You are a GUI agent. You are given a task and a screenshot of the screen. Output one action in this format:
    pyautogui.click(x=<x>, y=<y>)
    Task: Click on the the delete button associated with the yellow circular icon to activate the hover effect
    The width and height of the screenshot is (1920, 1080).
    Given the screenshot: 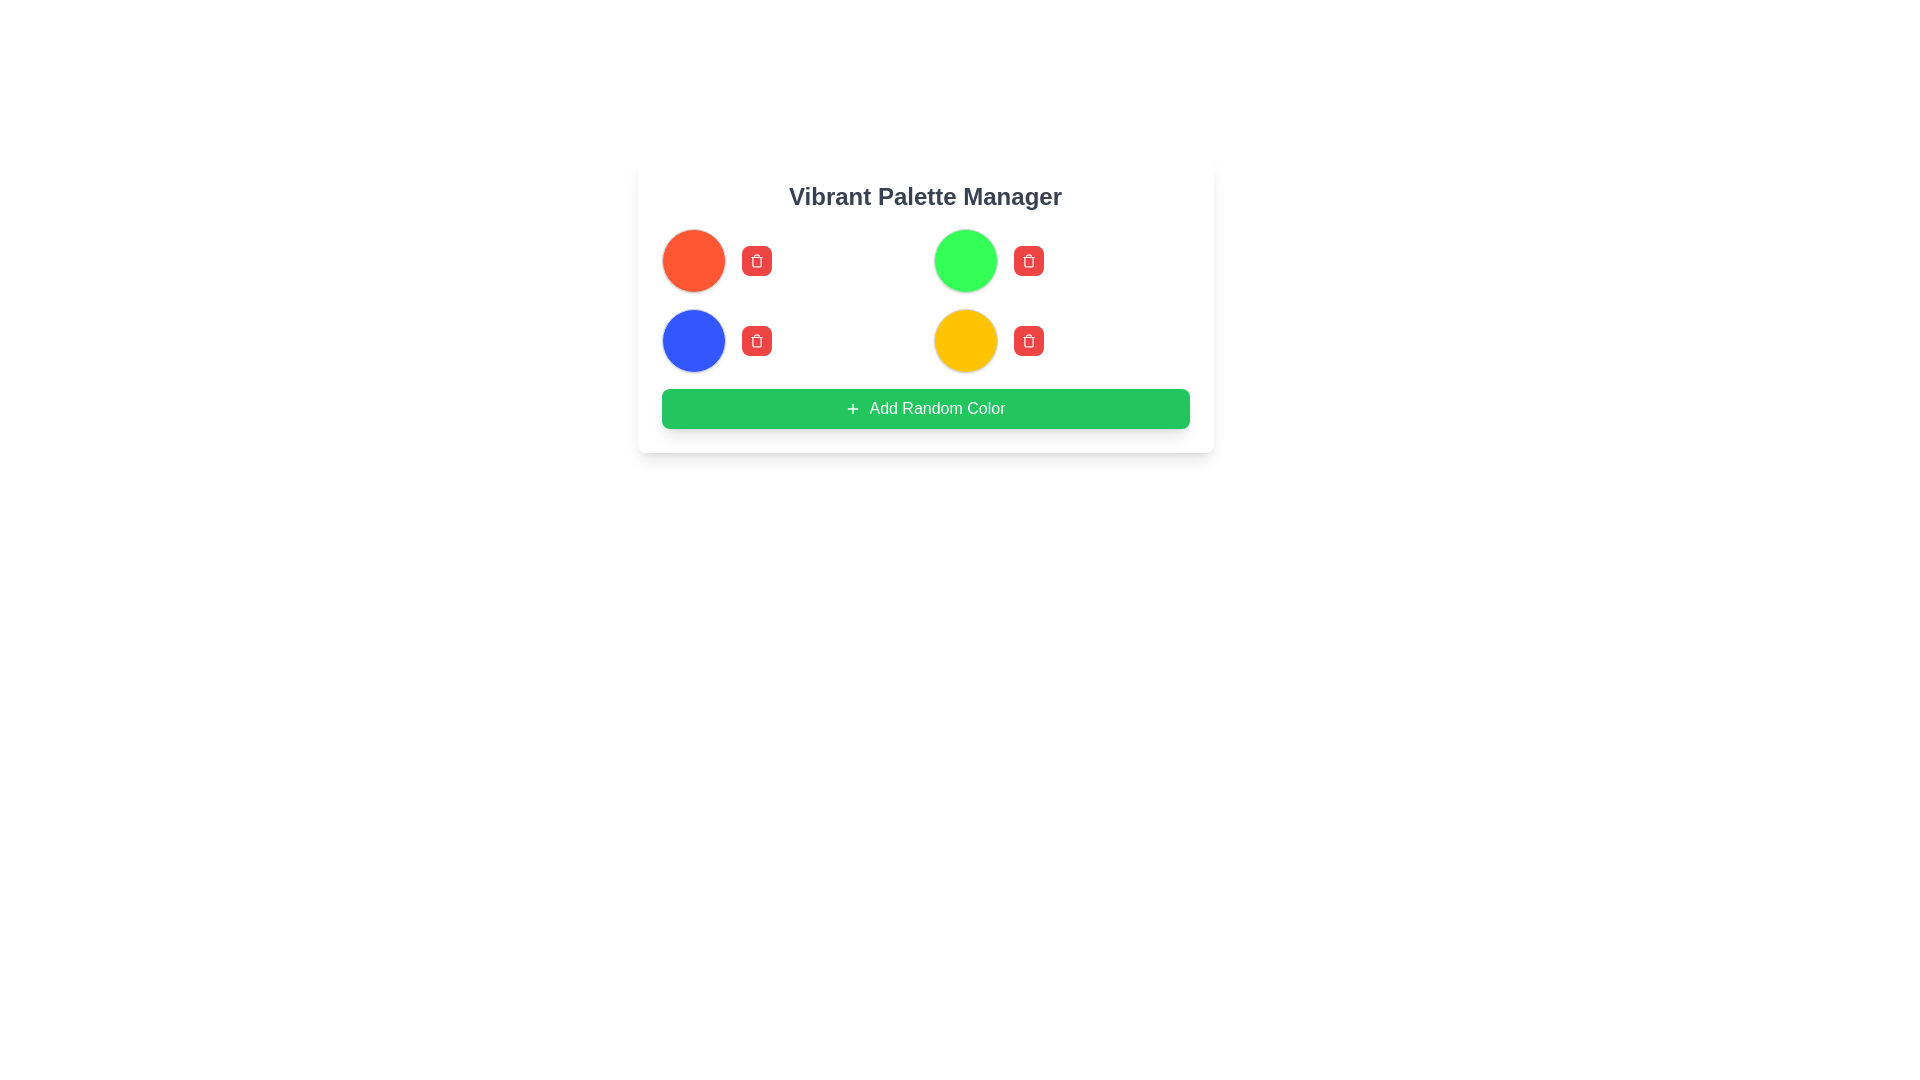 What is the action you would take?
    pyautogui.click(x=1028, y=339)
    